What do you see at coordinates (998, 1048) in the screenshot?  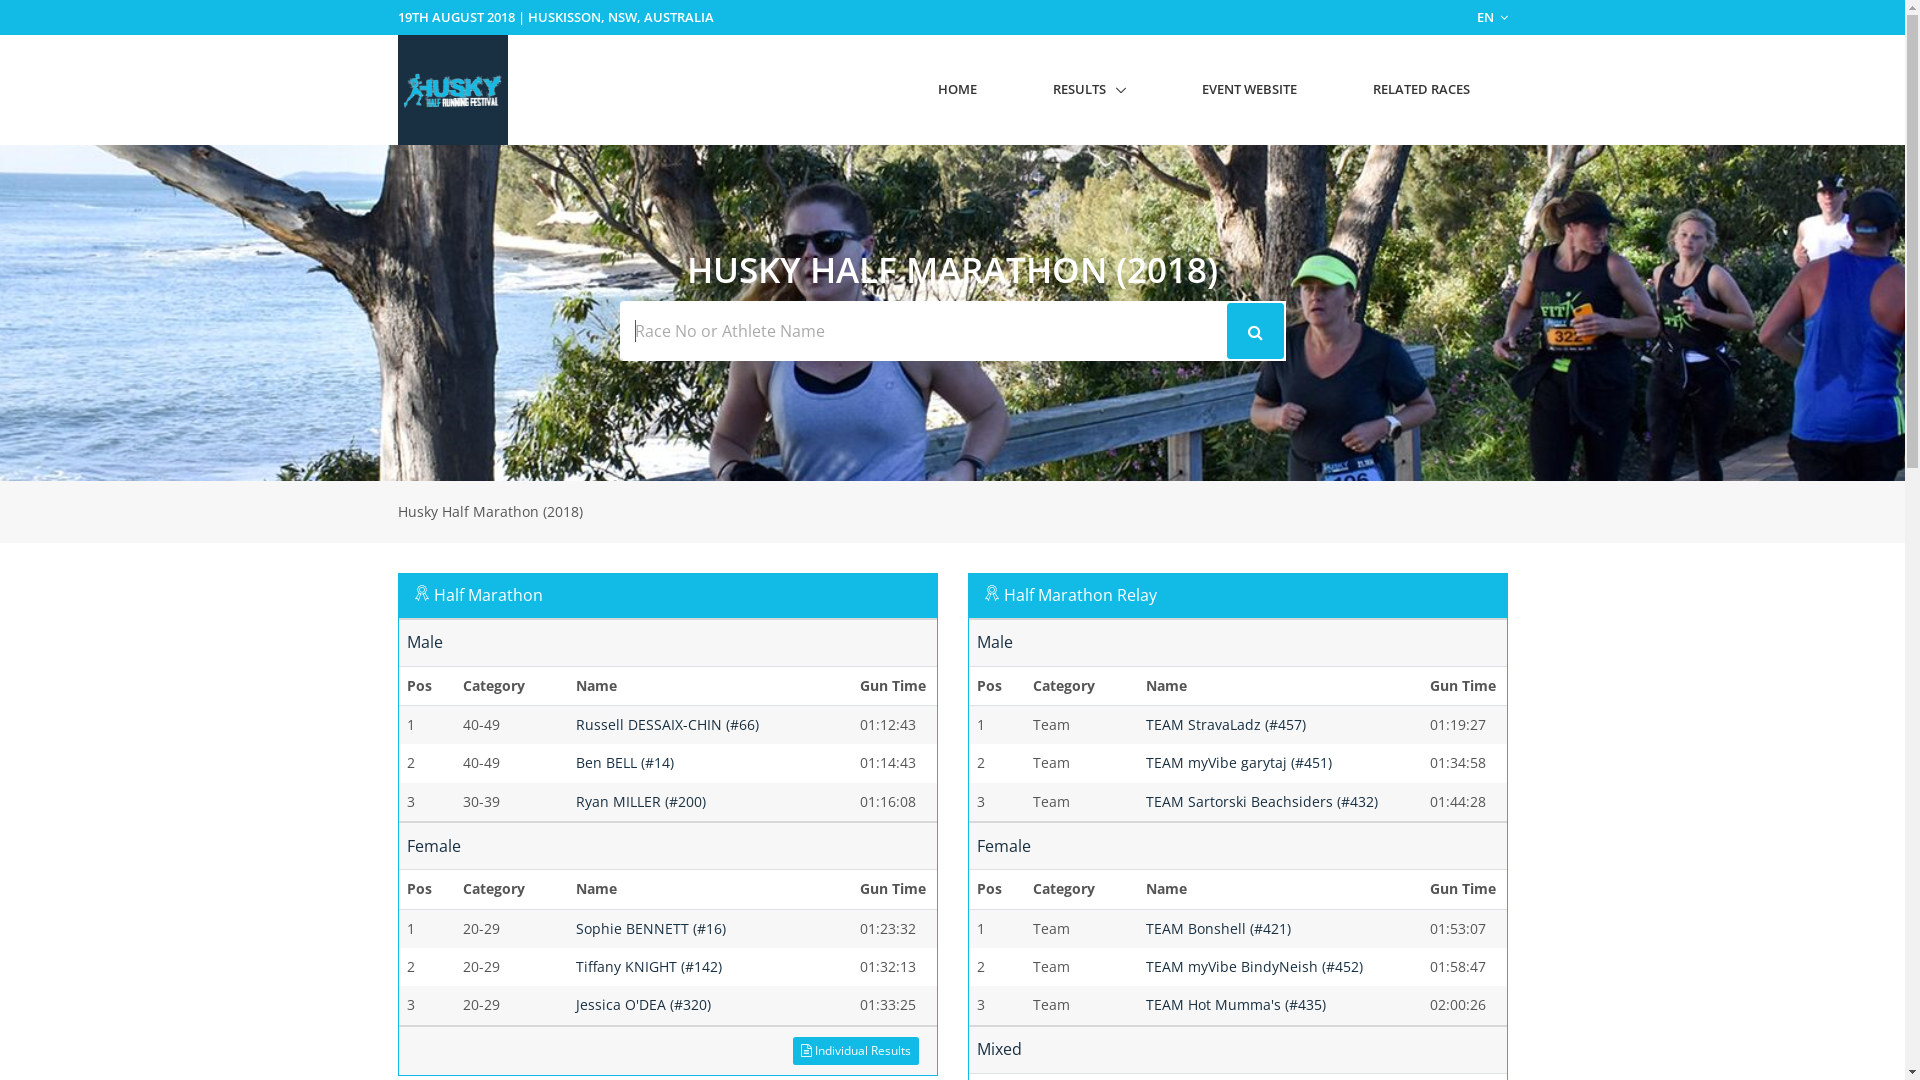 I see `'Mixed'` at bounding box center [998, 1048].